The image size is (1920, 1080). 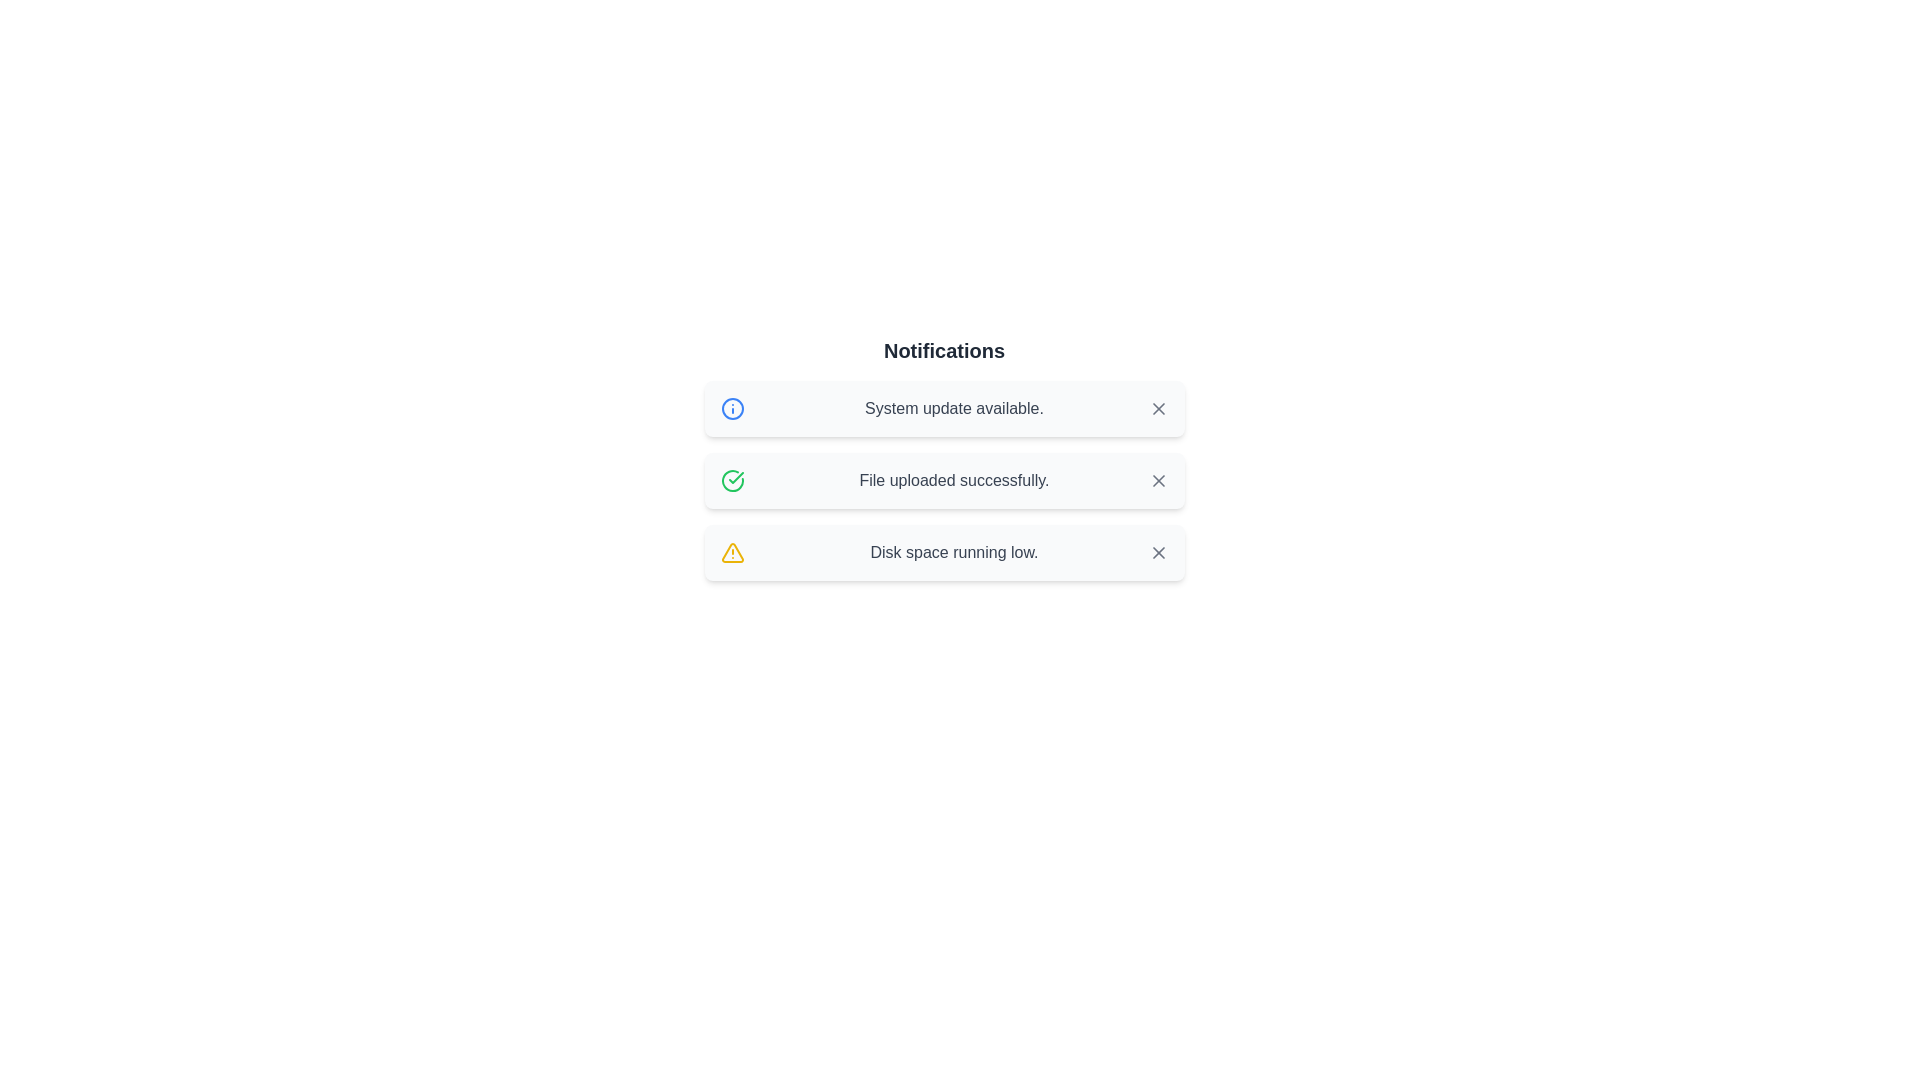 What do you see at coordinates (731, 552) in the screenshot?
I see `the visual alert icon indicating a warning about disk space running low, which is positioned on the leftmost side of the notification` at bounding box center [731, 552].